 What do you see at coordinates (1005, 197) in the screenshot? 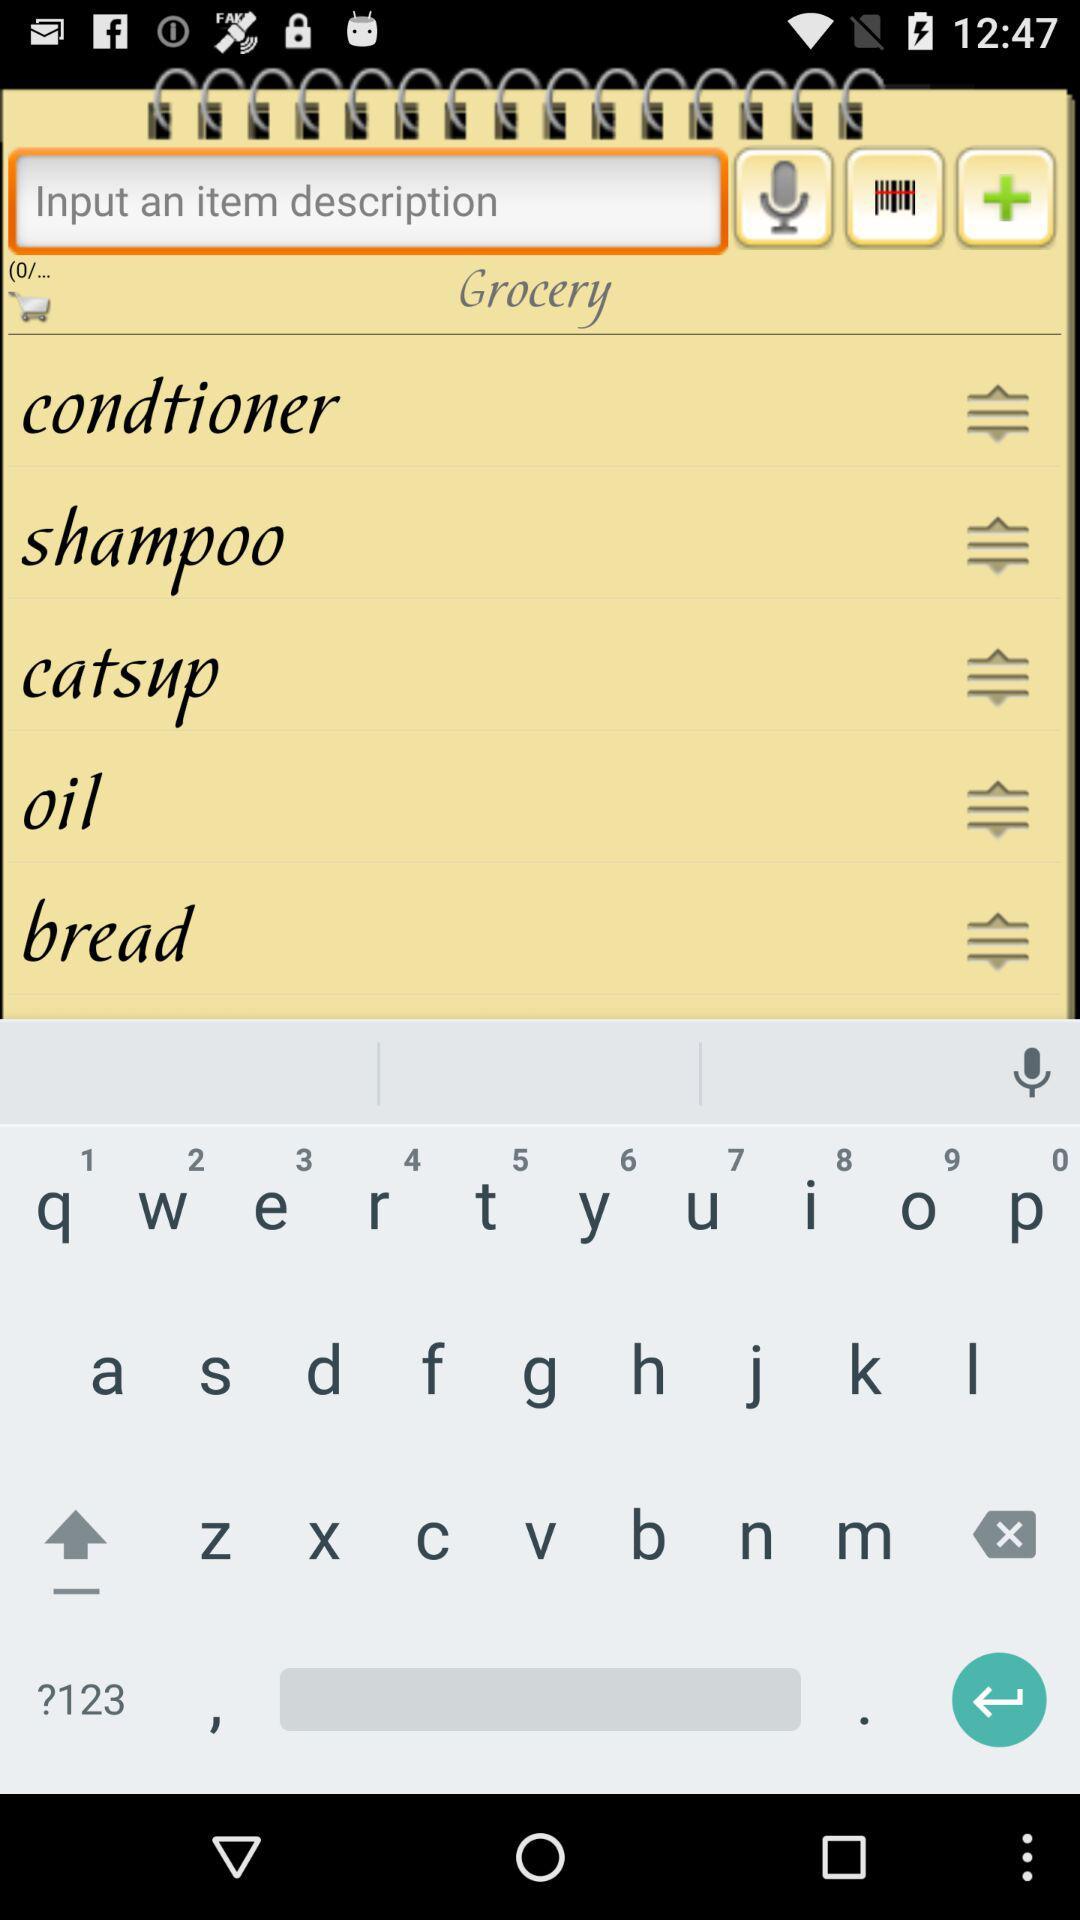
I see `item` at bounding box center [1005, 197].